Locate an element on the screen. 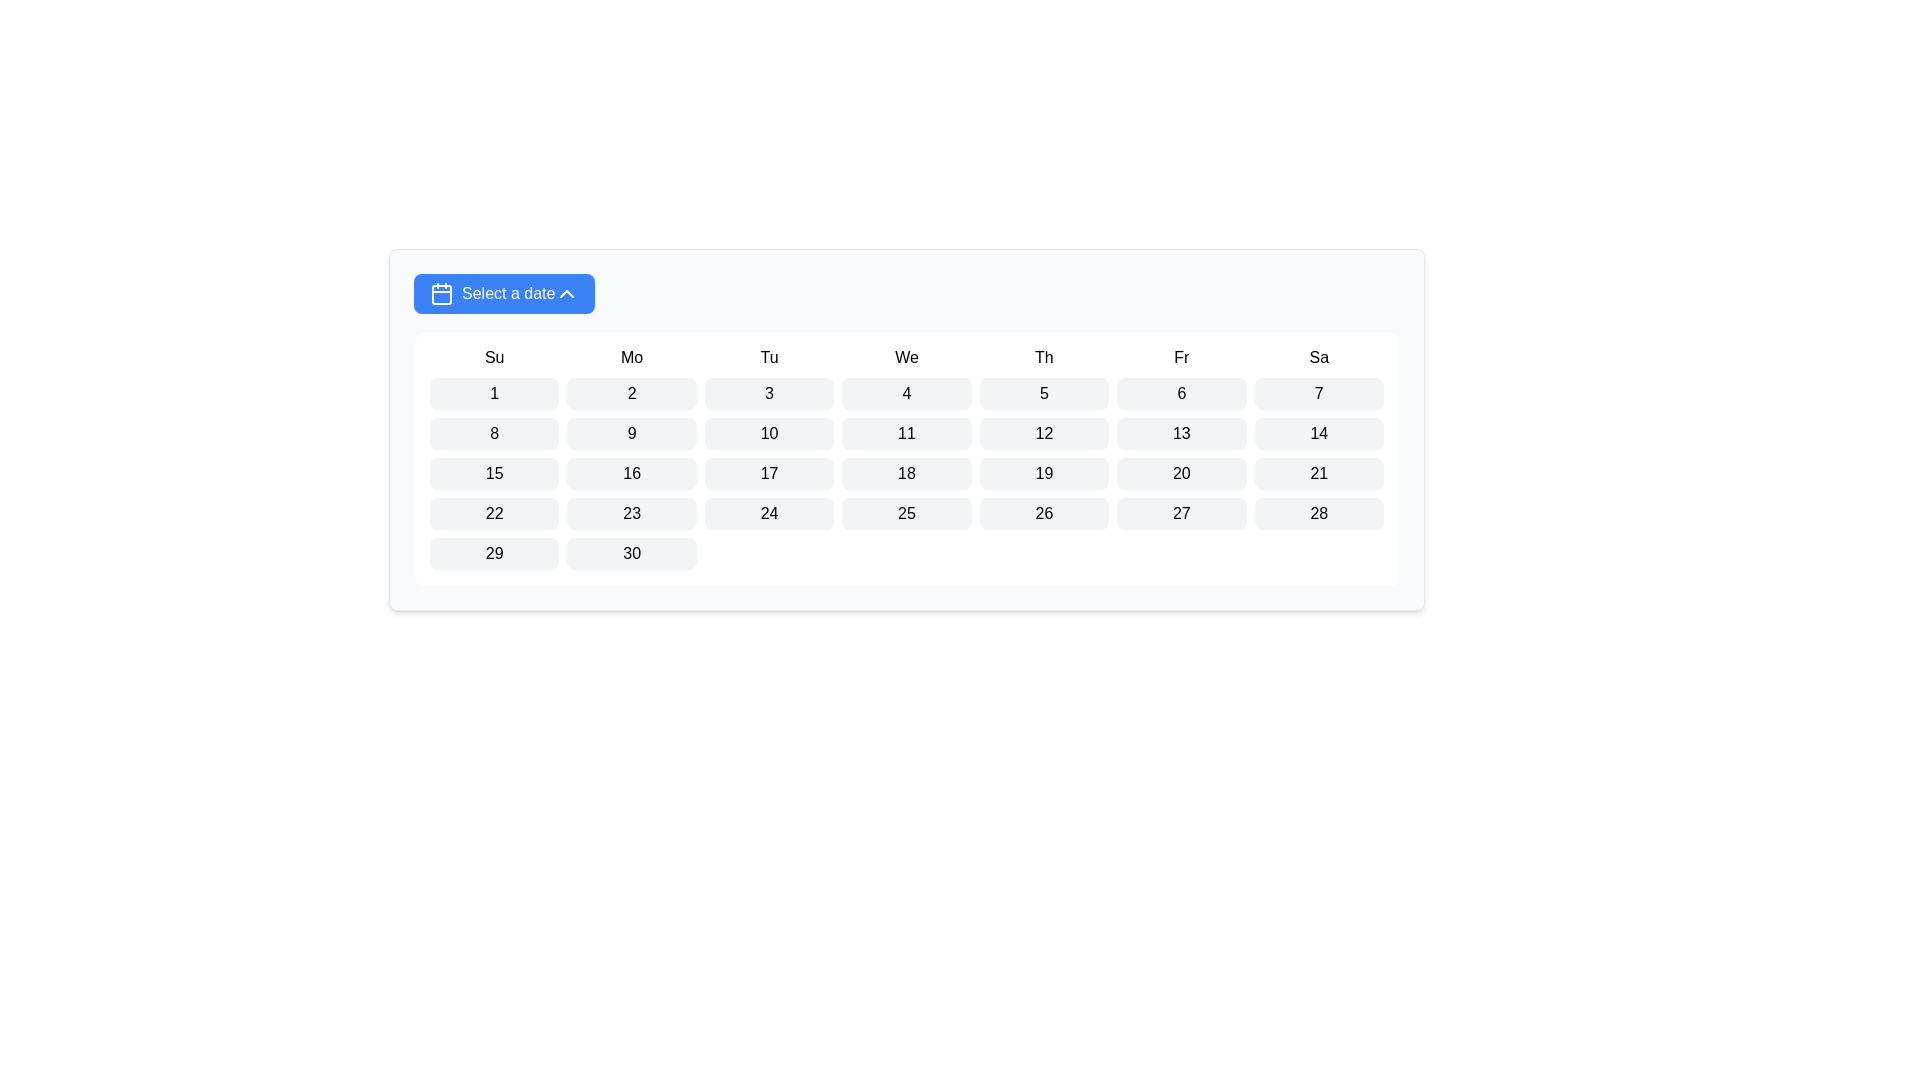  the button representing the 25th day in the calendar is located at coordinates (906, 512).